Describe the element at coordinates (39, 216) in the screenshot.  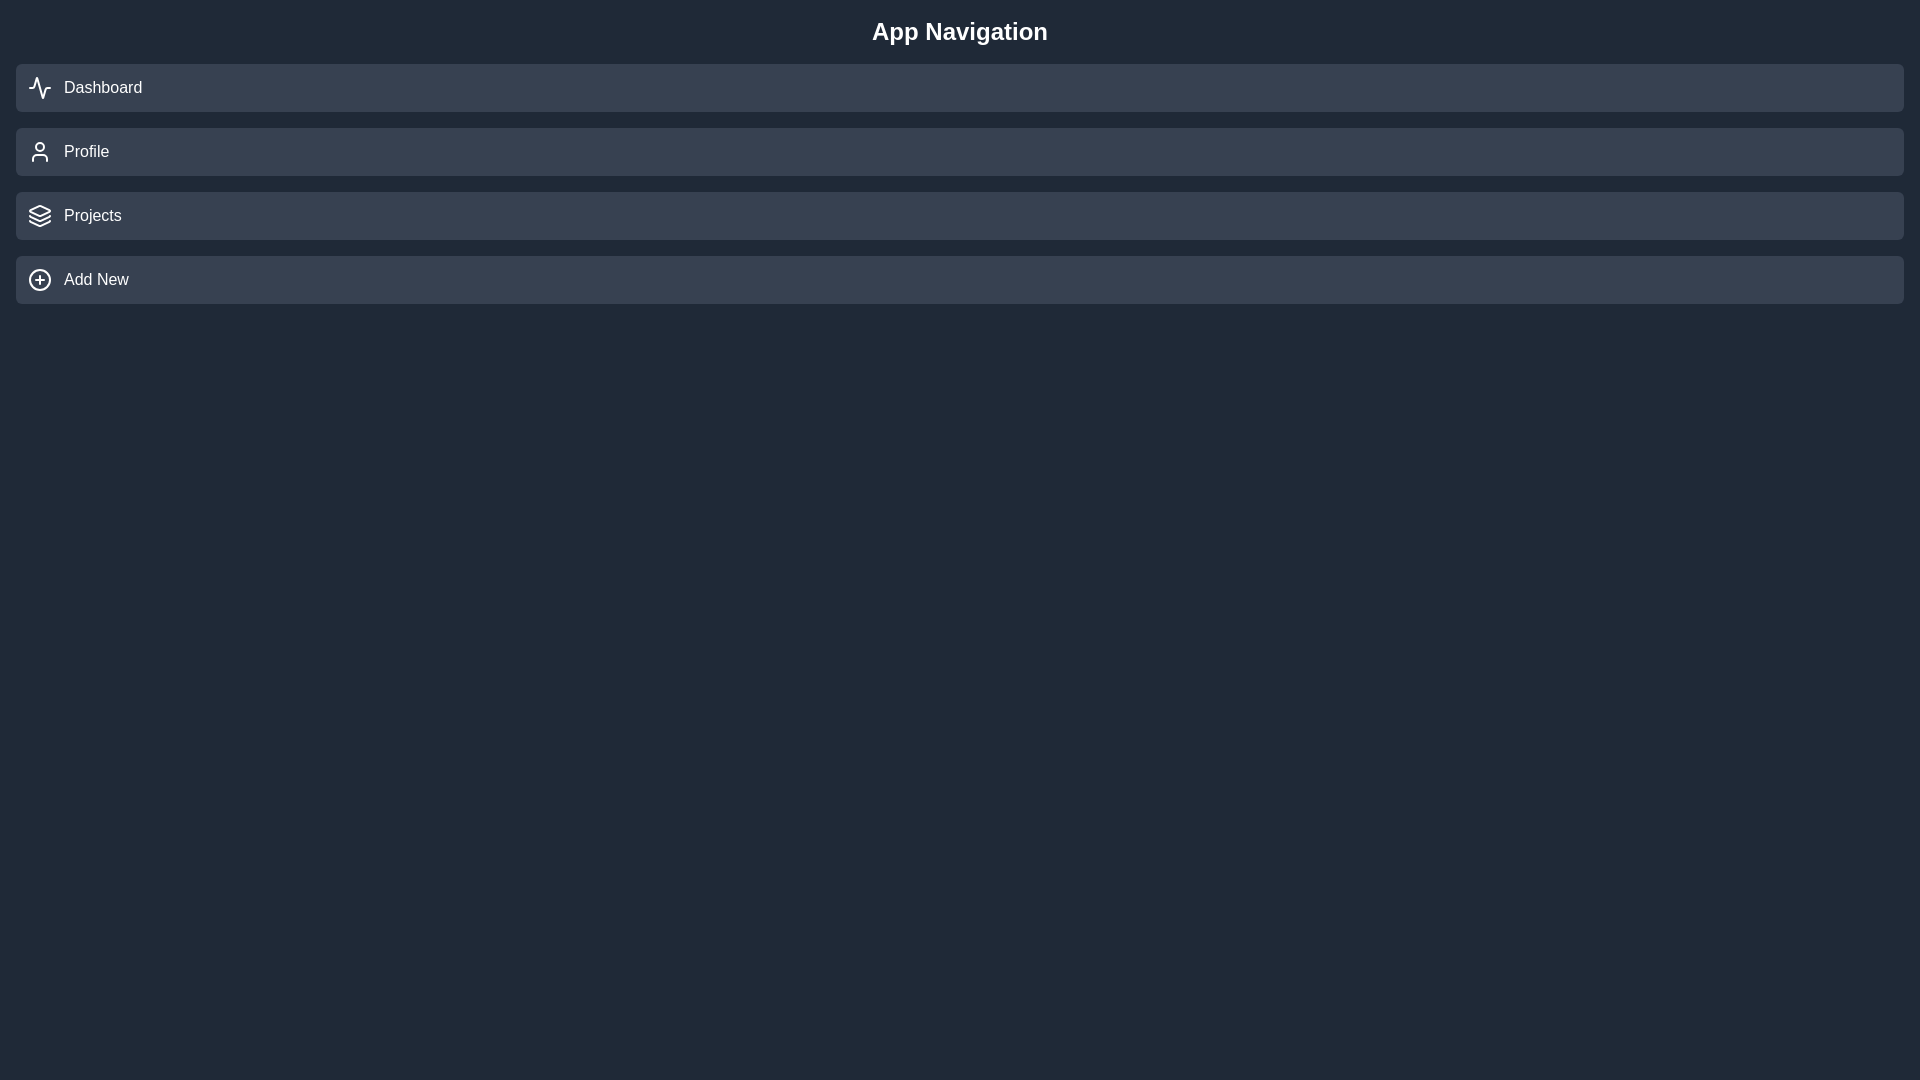
I see `the 'Projects' icon located to the left of the text label 'Projects' in the navigation menu` at that location.